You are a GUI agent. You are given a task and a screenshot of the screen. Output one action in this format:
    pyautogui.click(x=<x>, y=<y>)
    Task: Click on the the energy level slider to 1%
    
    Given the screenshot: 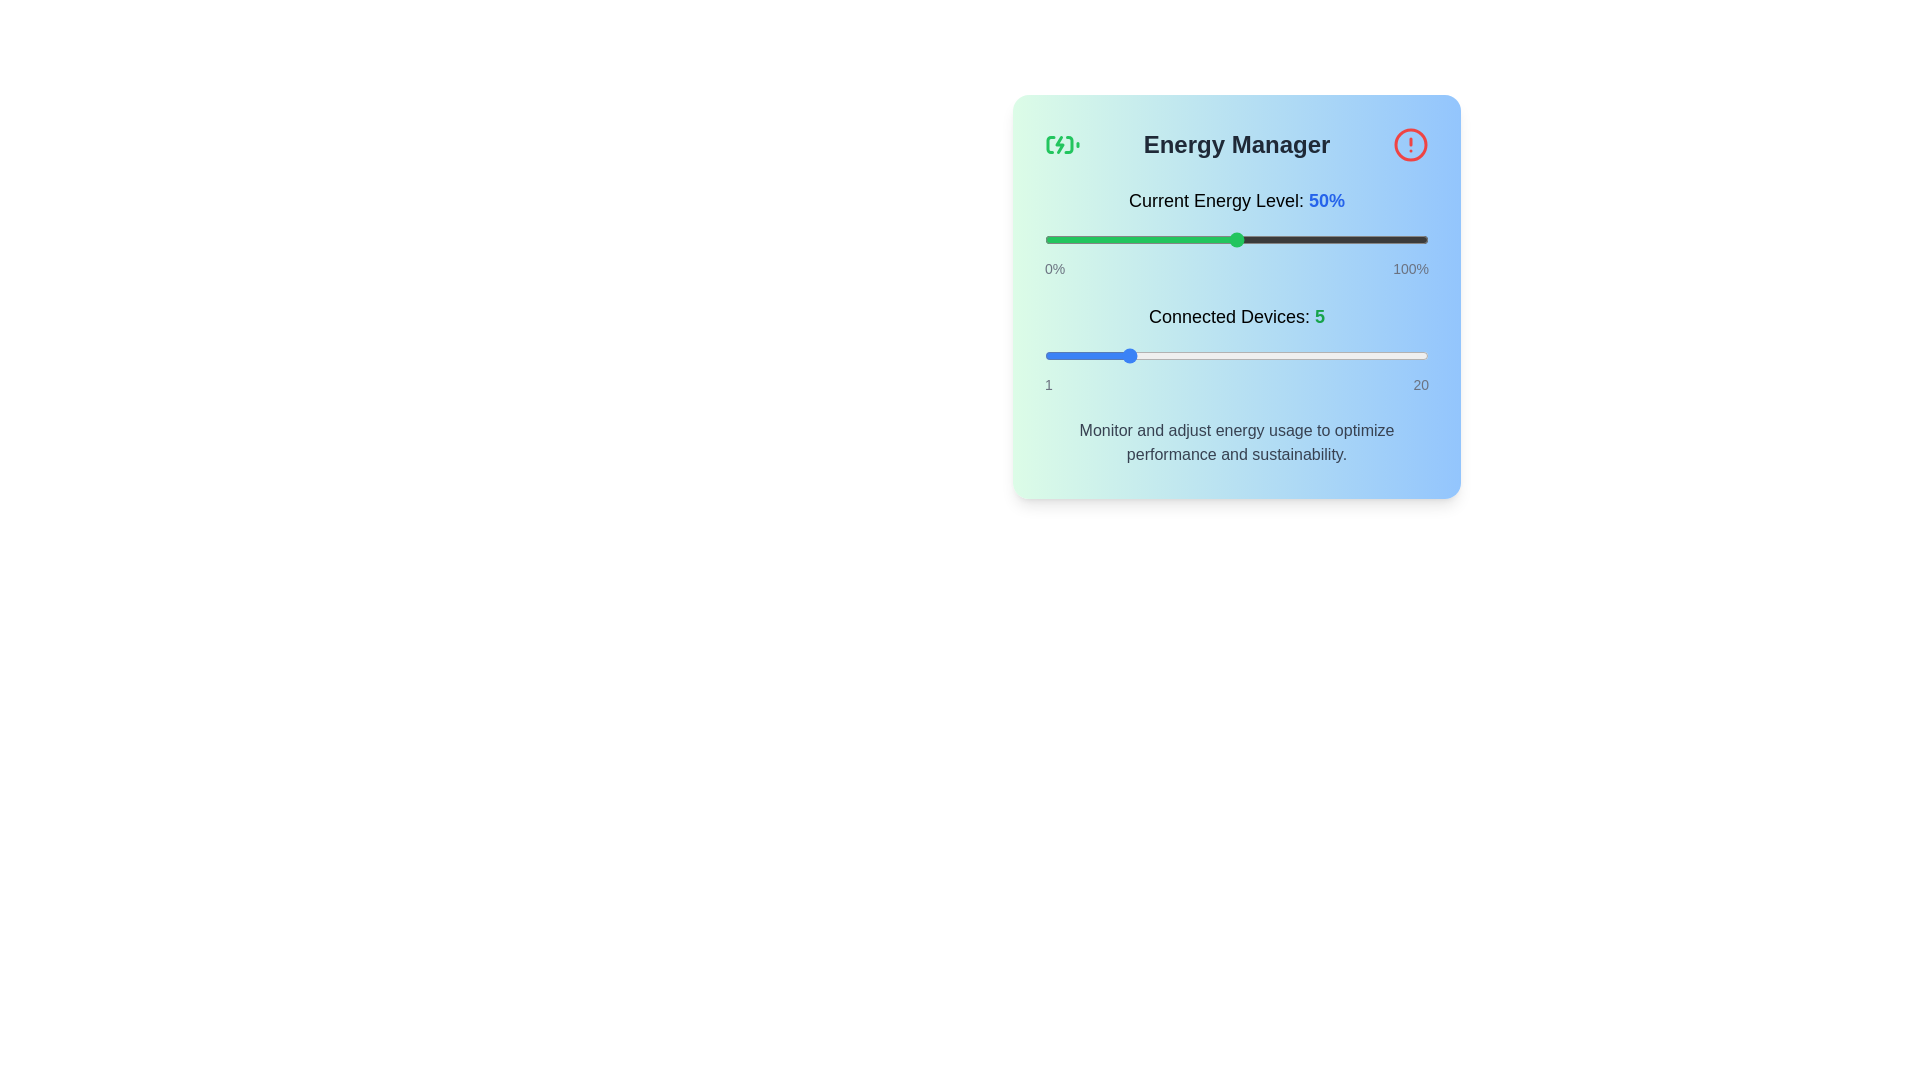 What is the action you would take?
    pyautogui.click(x=1047, y=238)
    